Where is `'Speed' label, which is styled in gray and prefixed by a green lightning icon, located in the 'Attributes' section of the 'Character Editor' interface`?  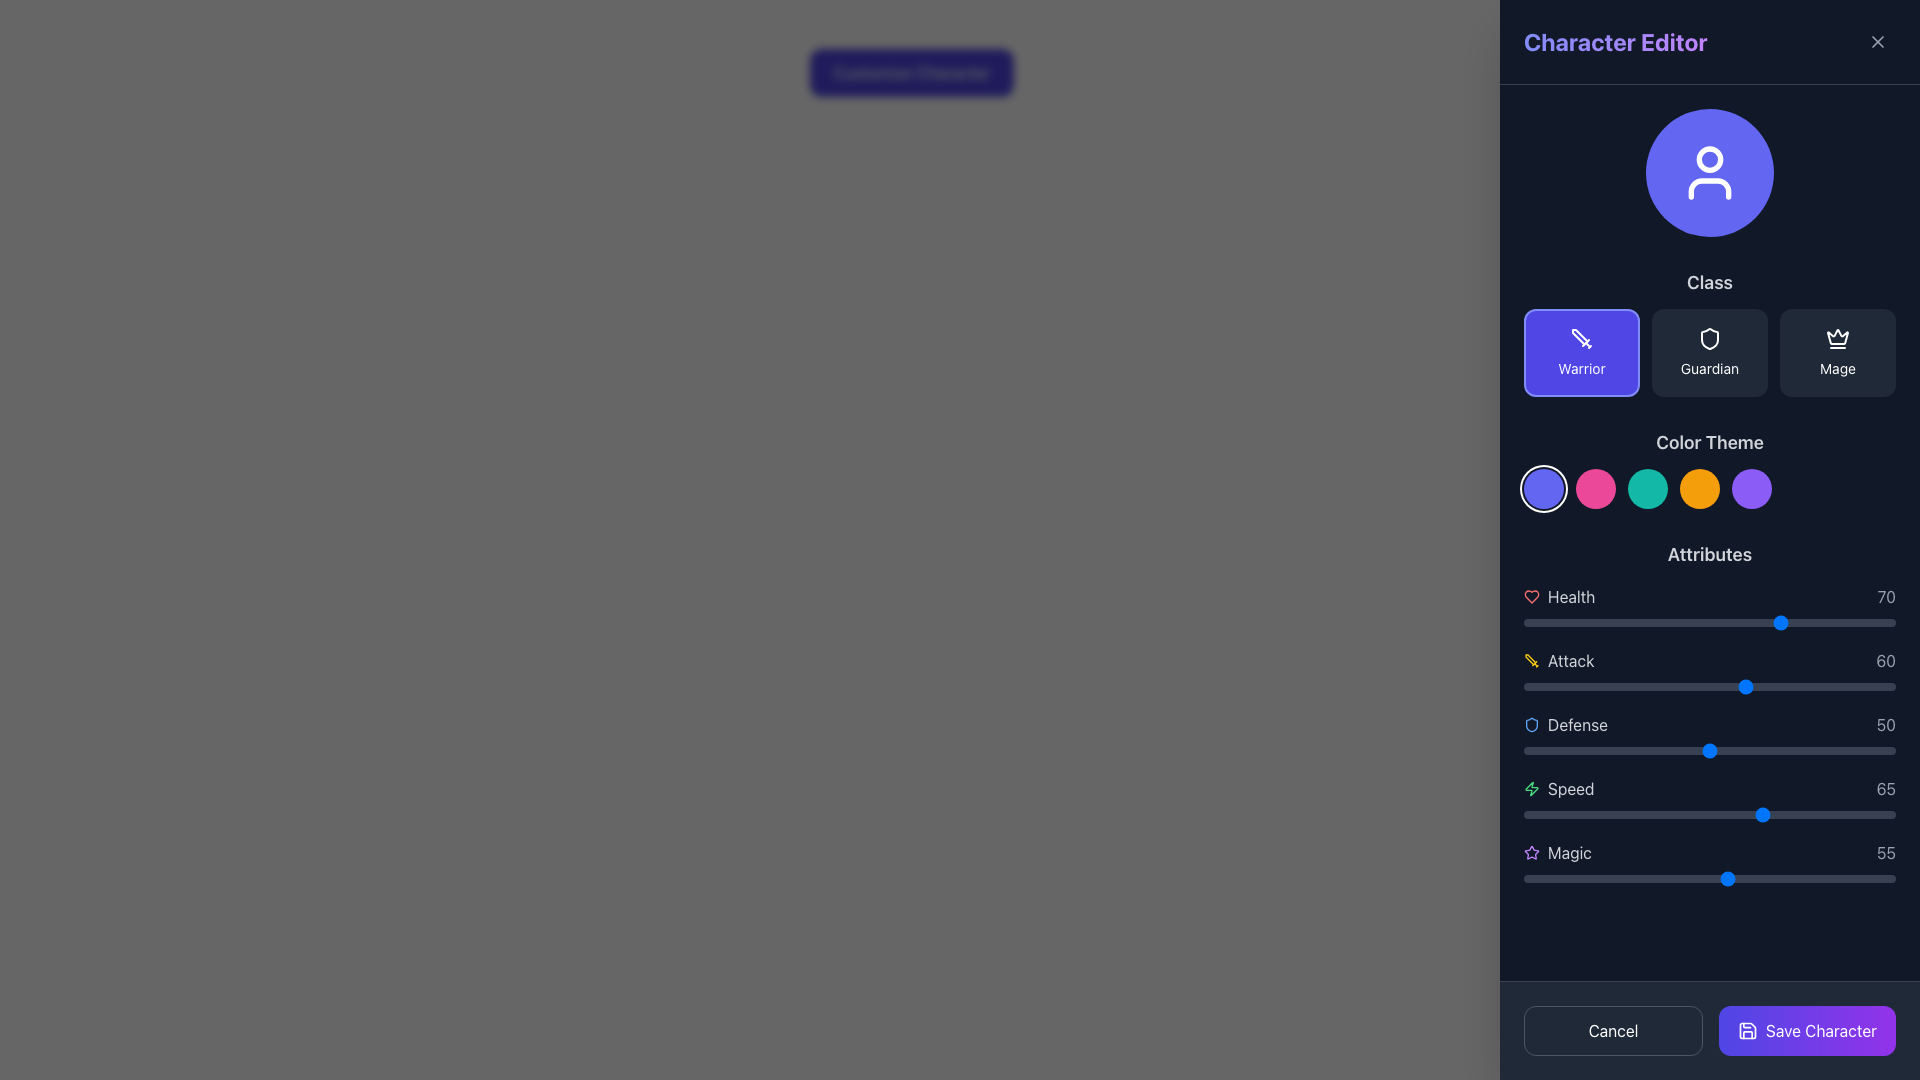
'Speed' label, which is styled in gray and prefixed by a green lightning icon, located in the 'Attributes' section of the 'Character Editor' interface is located at coordinates (1558, 788).